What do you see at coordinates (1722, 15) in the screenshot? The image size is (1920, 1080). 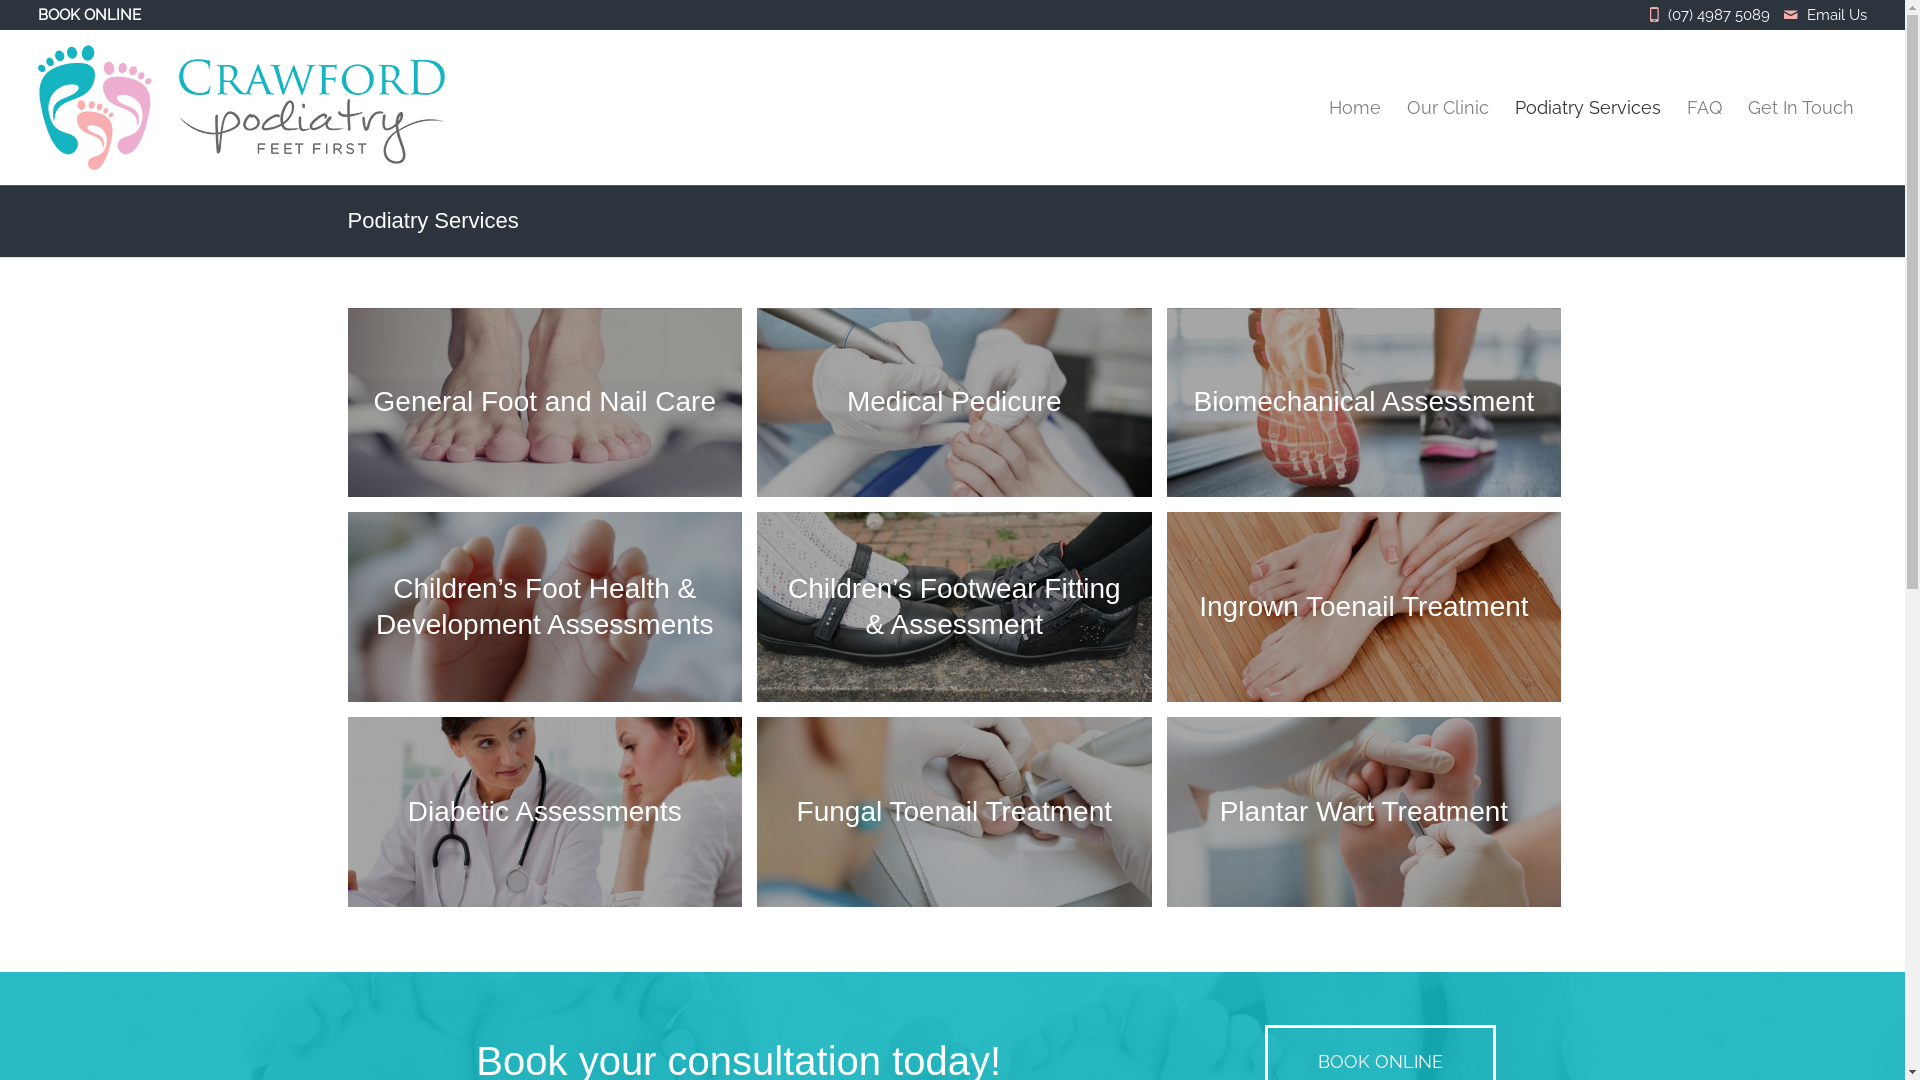 I see `'(07) 4987 5089'` at bounding box center [1722, 15].